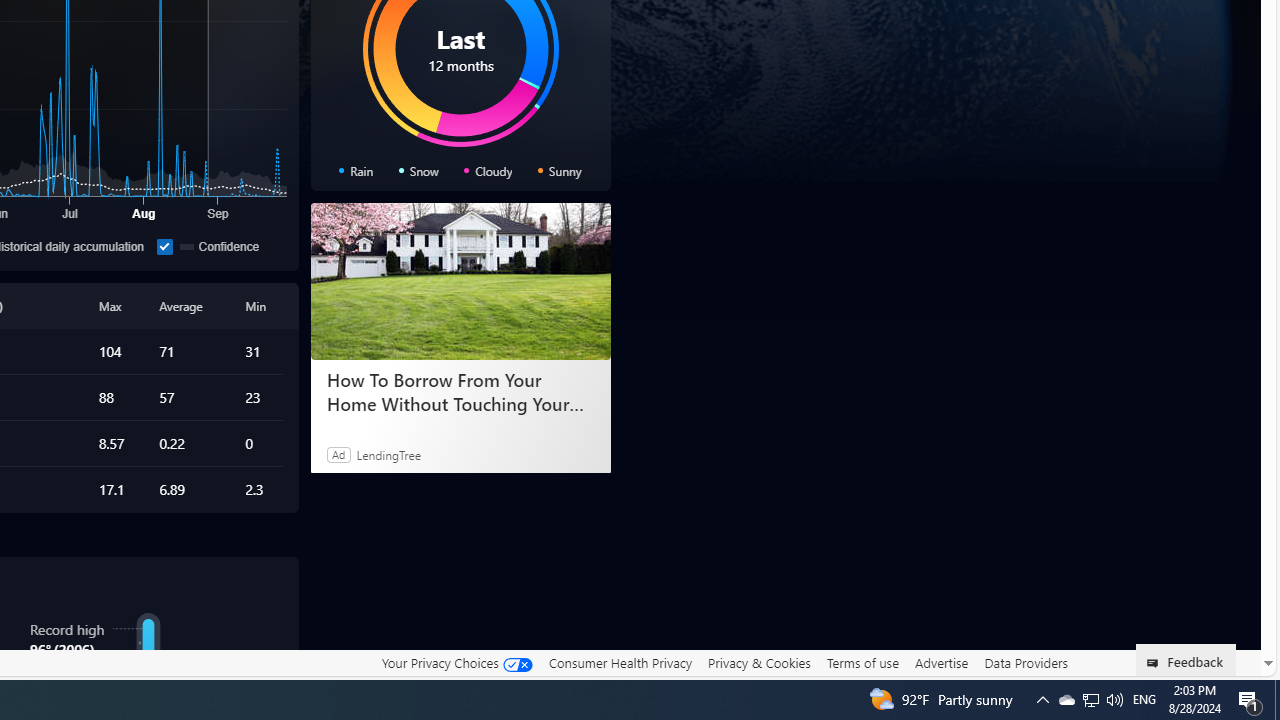  What do you see at coordinates (758, 663) in the screenshot?
I see `'Privacy & Cookies'` at bounding box center [758, 663].